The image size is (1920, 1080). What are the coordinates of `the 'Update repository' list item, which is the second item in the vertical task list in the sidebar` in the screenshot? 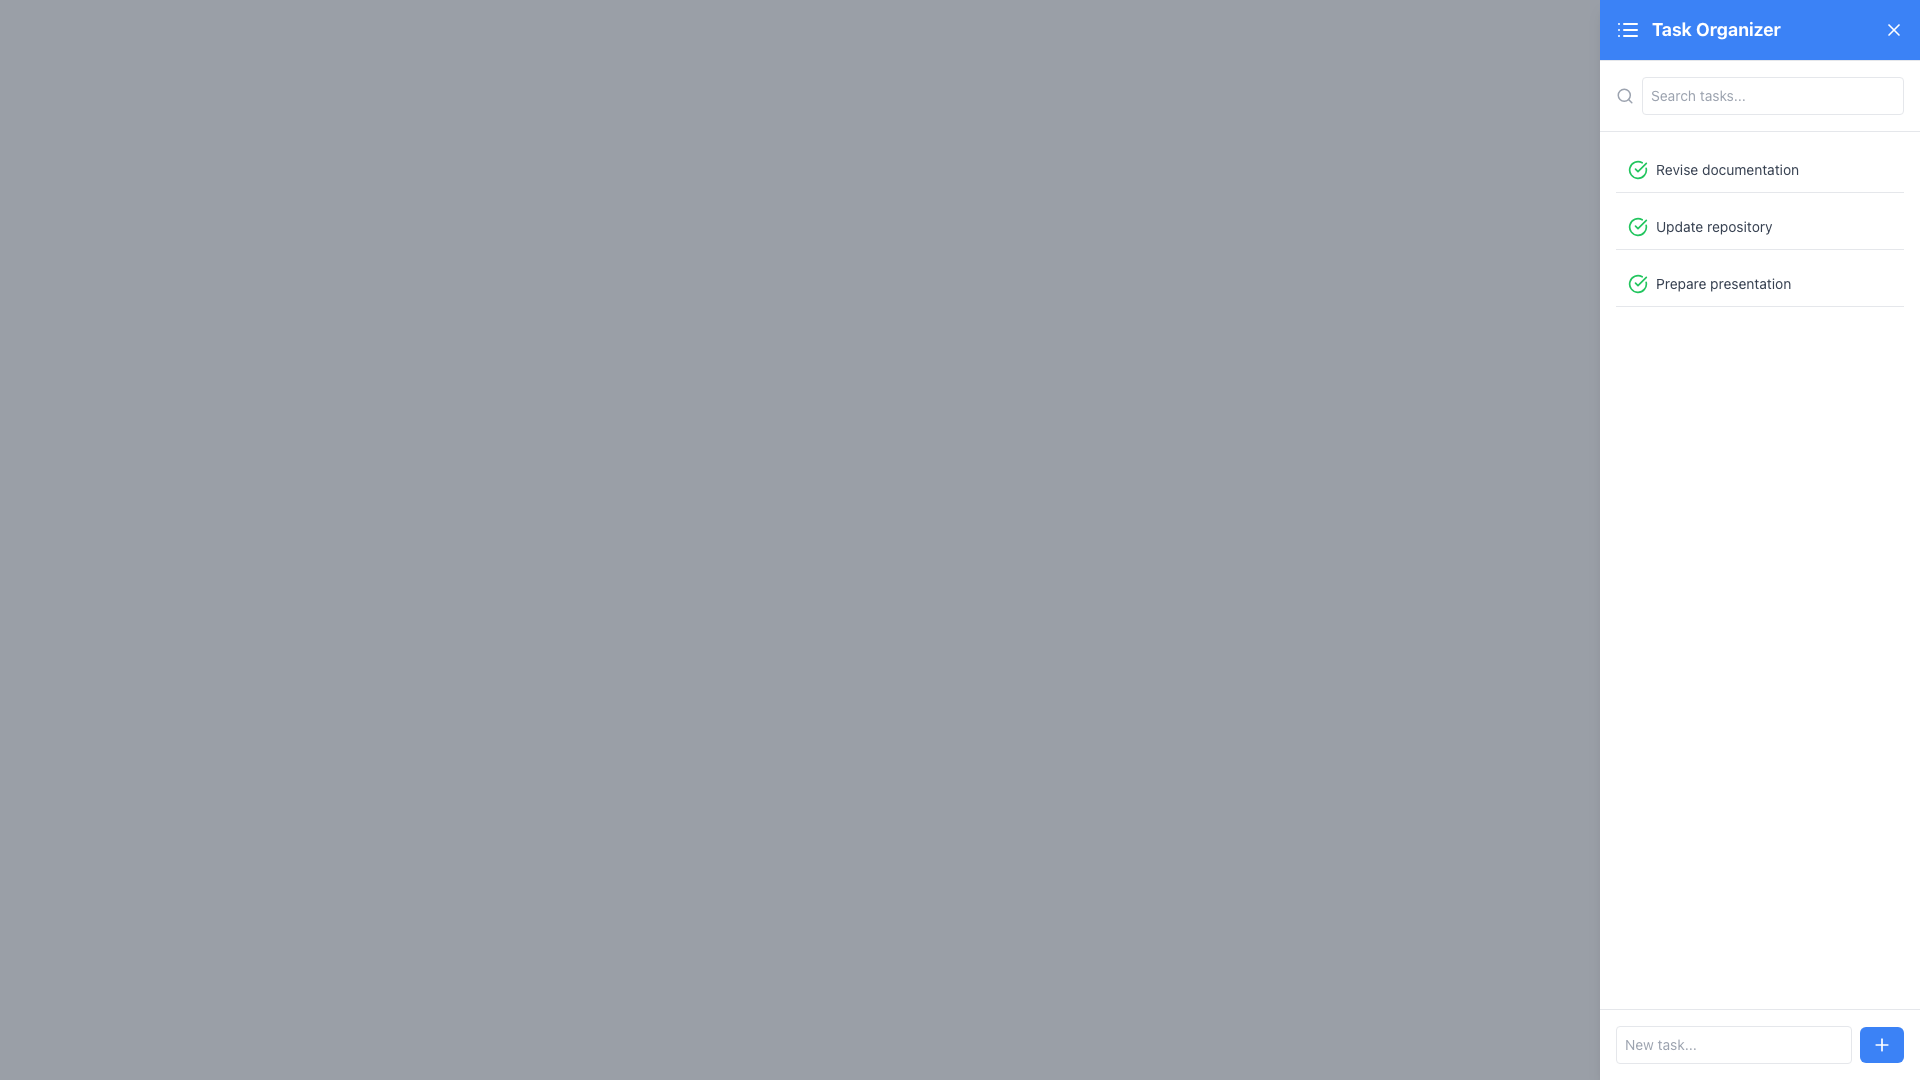 It's located at (1760, 226).